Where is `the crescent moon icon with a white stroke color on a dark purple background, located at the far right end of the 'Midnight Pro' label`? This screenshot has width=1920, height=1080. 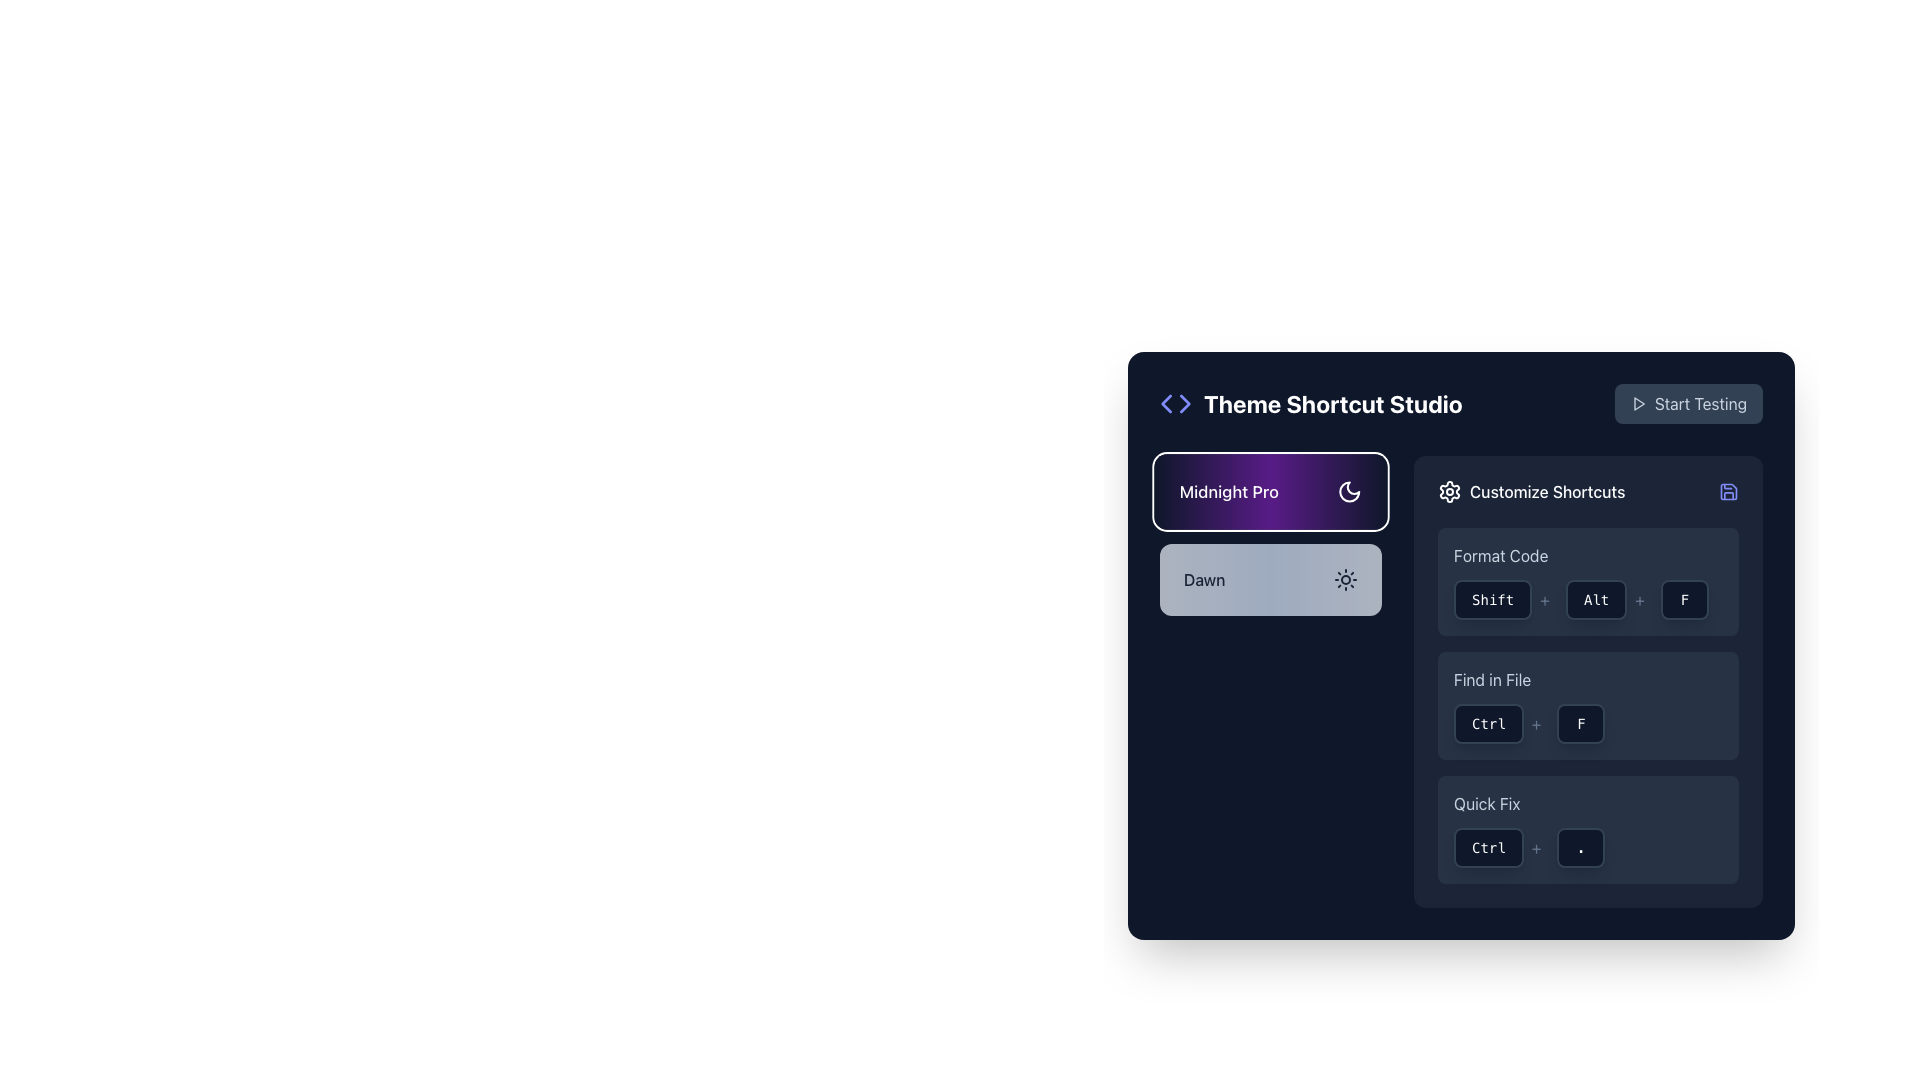 the crescent moon icon with a white stroke color on a dark purple background, located at the far right end of the 'Midnight Pro' label is located at coordinates (1349, 492).